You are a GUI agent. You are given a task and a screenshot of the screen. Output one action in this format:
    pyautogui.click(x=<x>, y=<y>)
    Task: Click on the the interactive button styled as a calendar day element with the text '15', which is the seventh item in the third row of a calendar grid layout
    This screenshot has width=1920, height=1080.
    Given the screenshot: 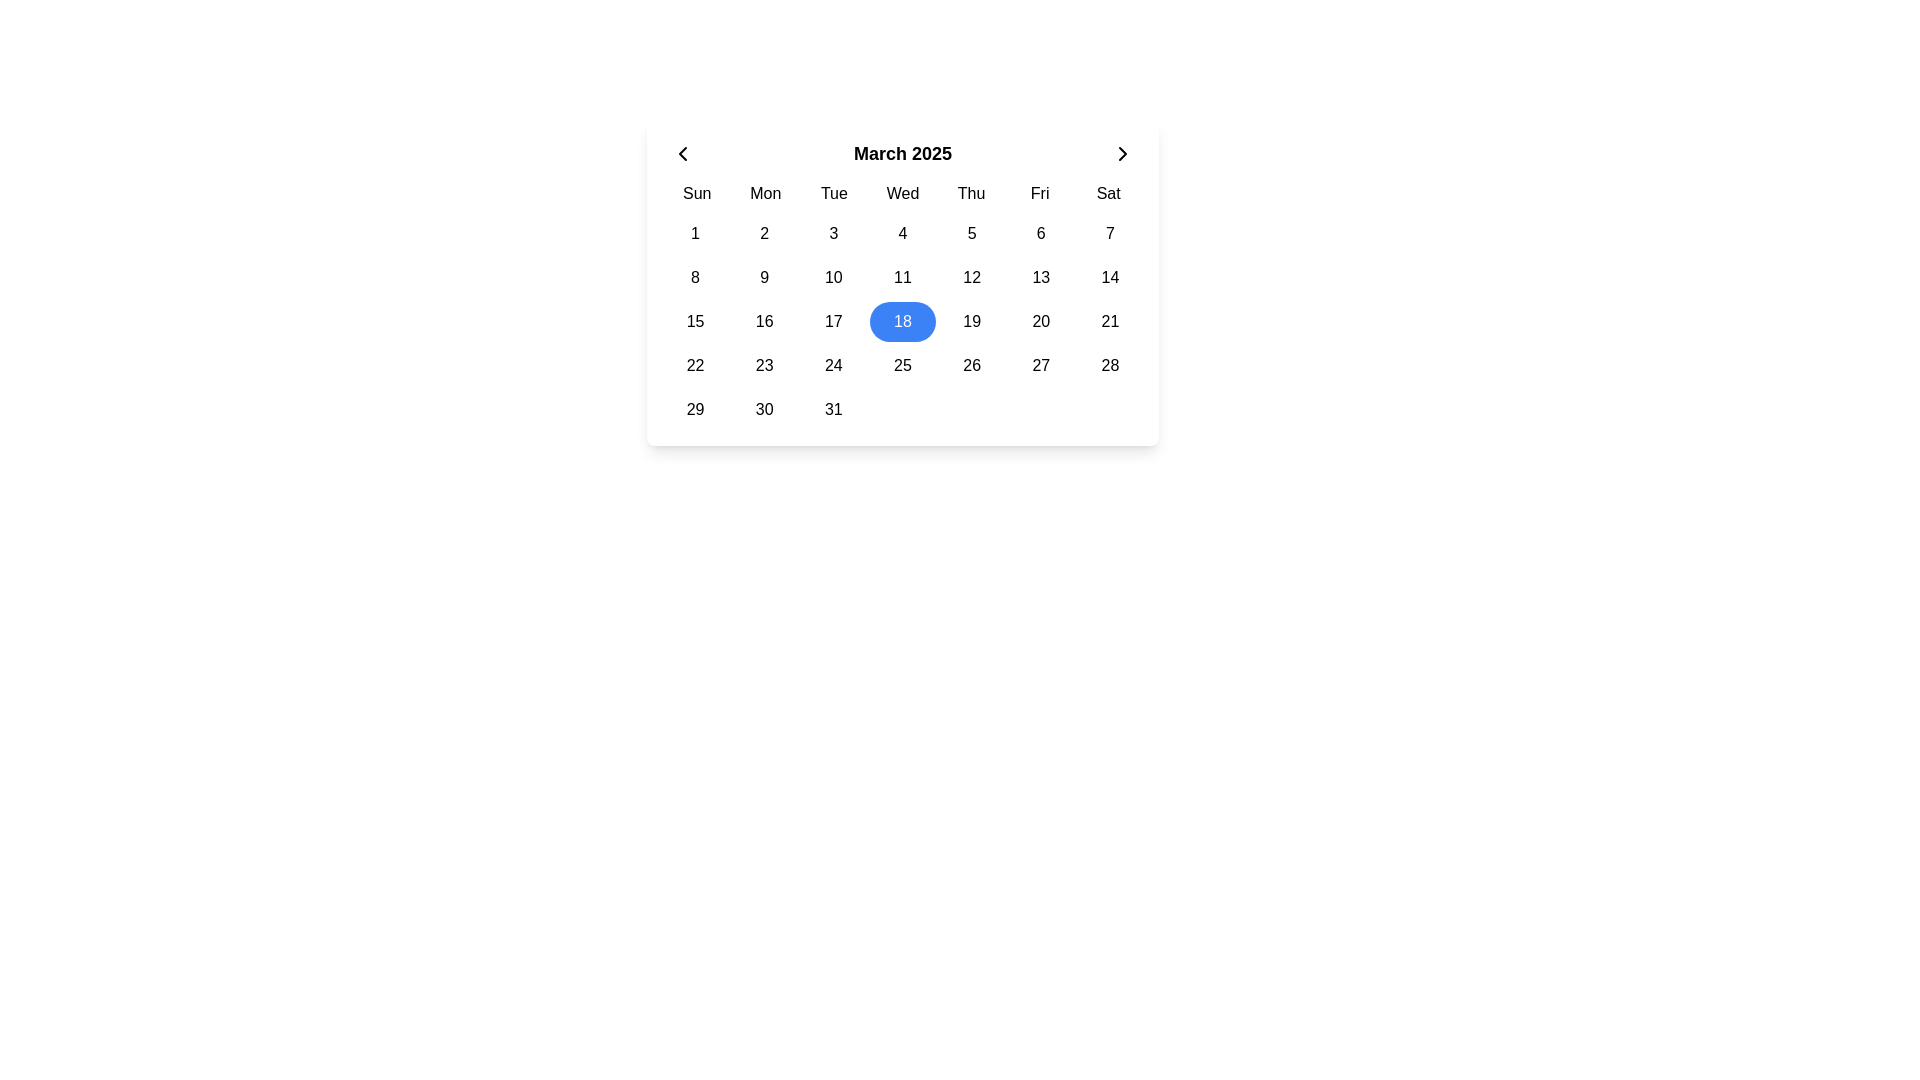 What is the action you would take?
    pyautogui.click(x=695, y=320)
    